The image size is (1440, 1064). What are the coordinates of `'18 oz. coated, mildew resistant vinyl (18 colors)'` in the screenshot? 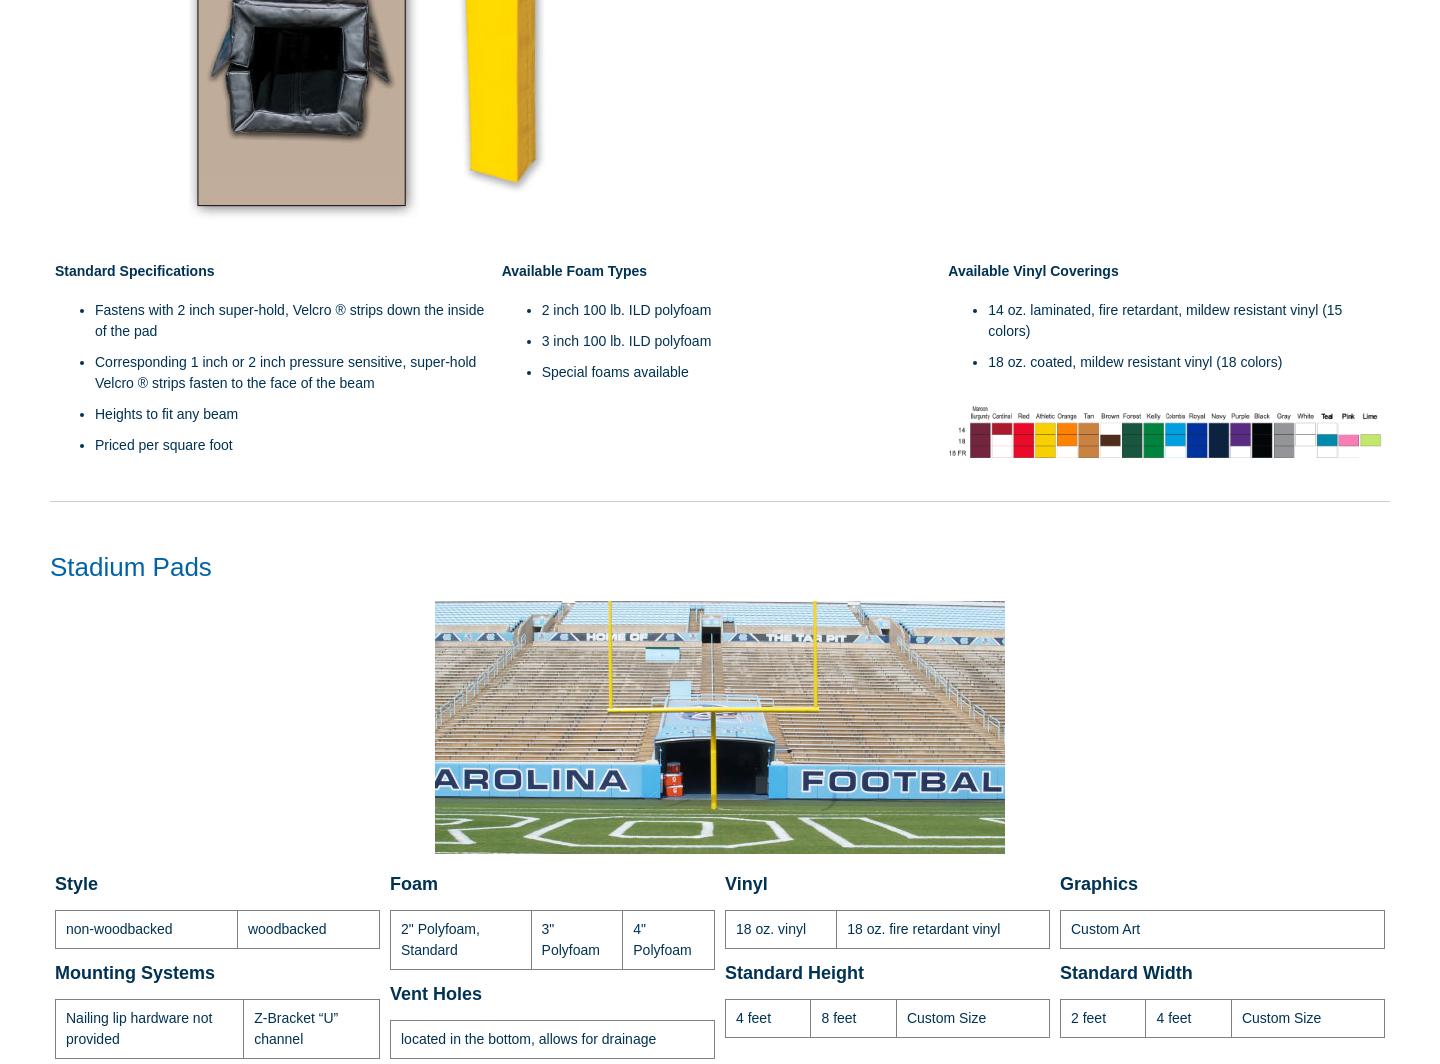 It's located at (1134, 361).